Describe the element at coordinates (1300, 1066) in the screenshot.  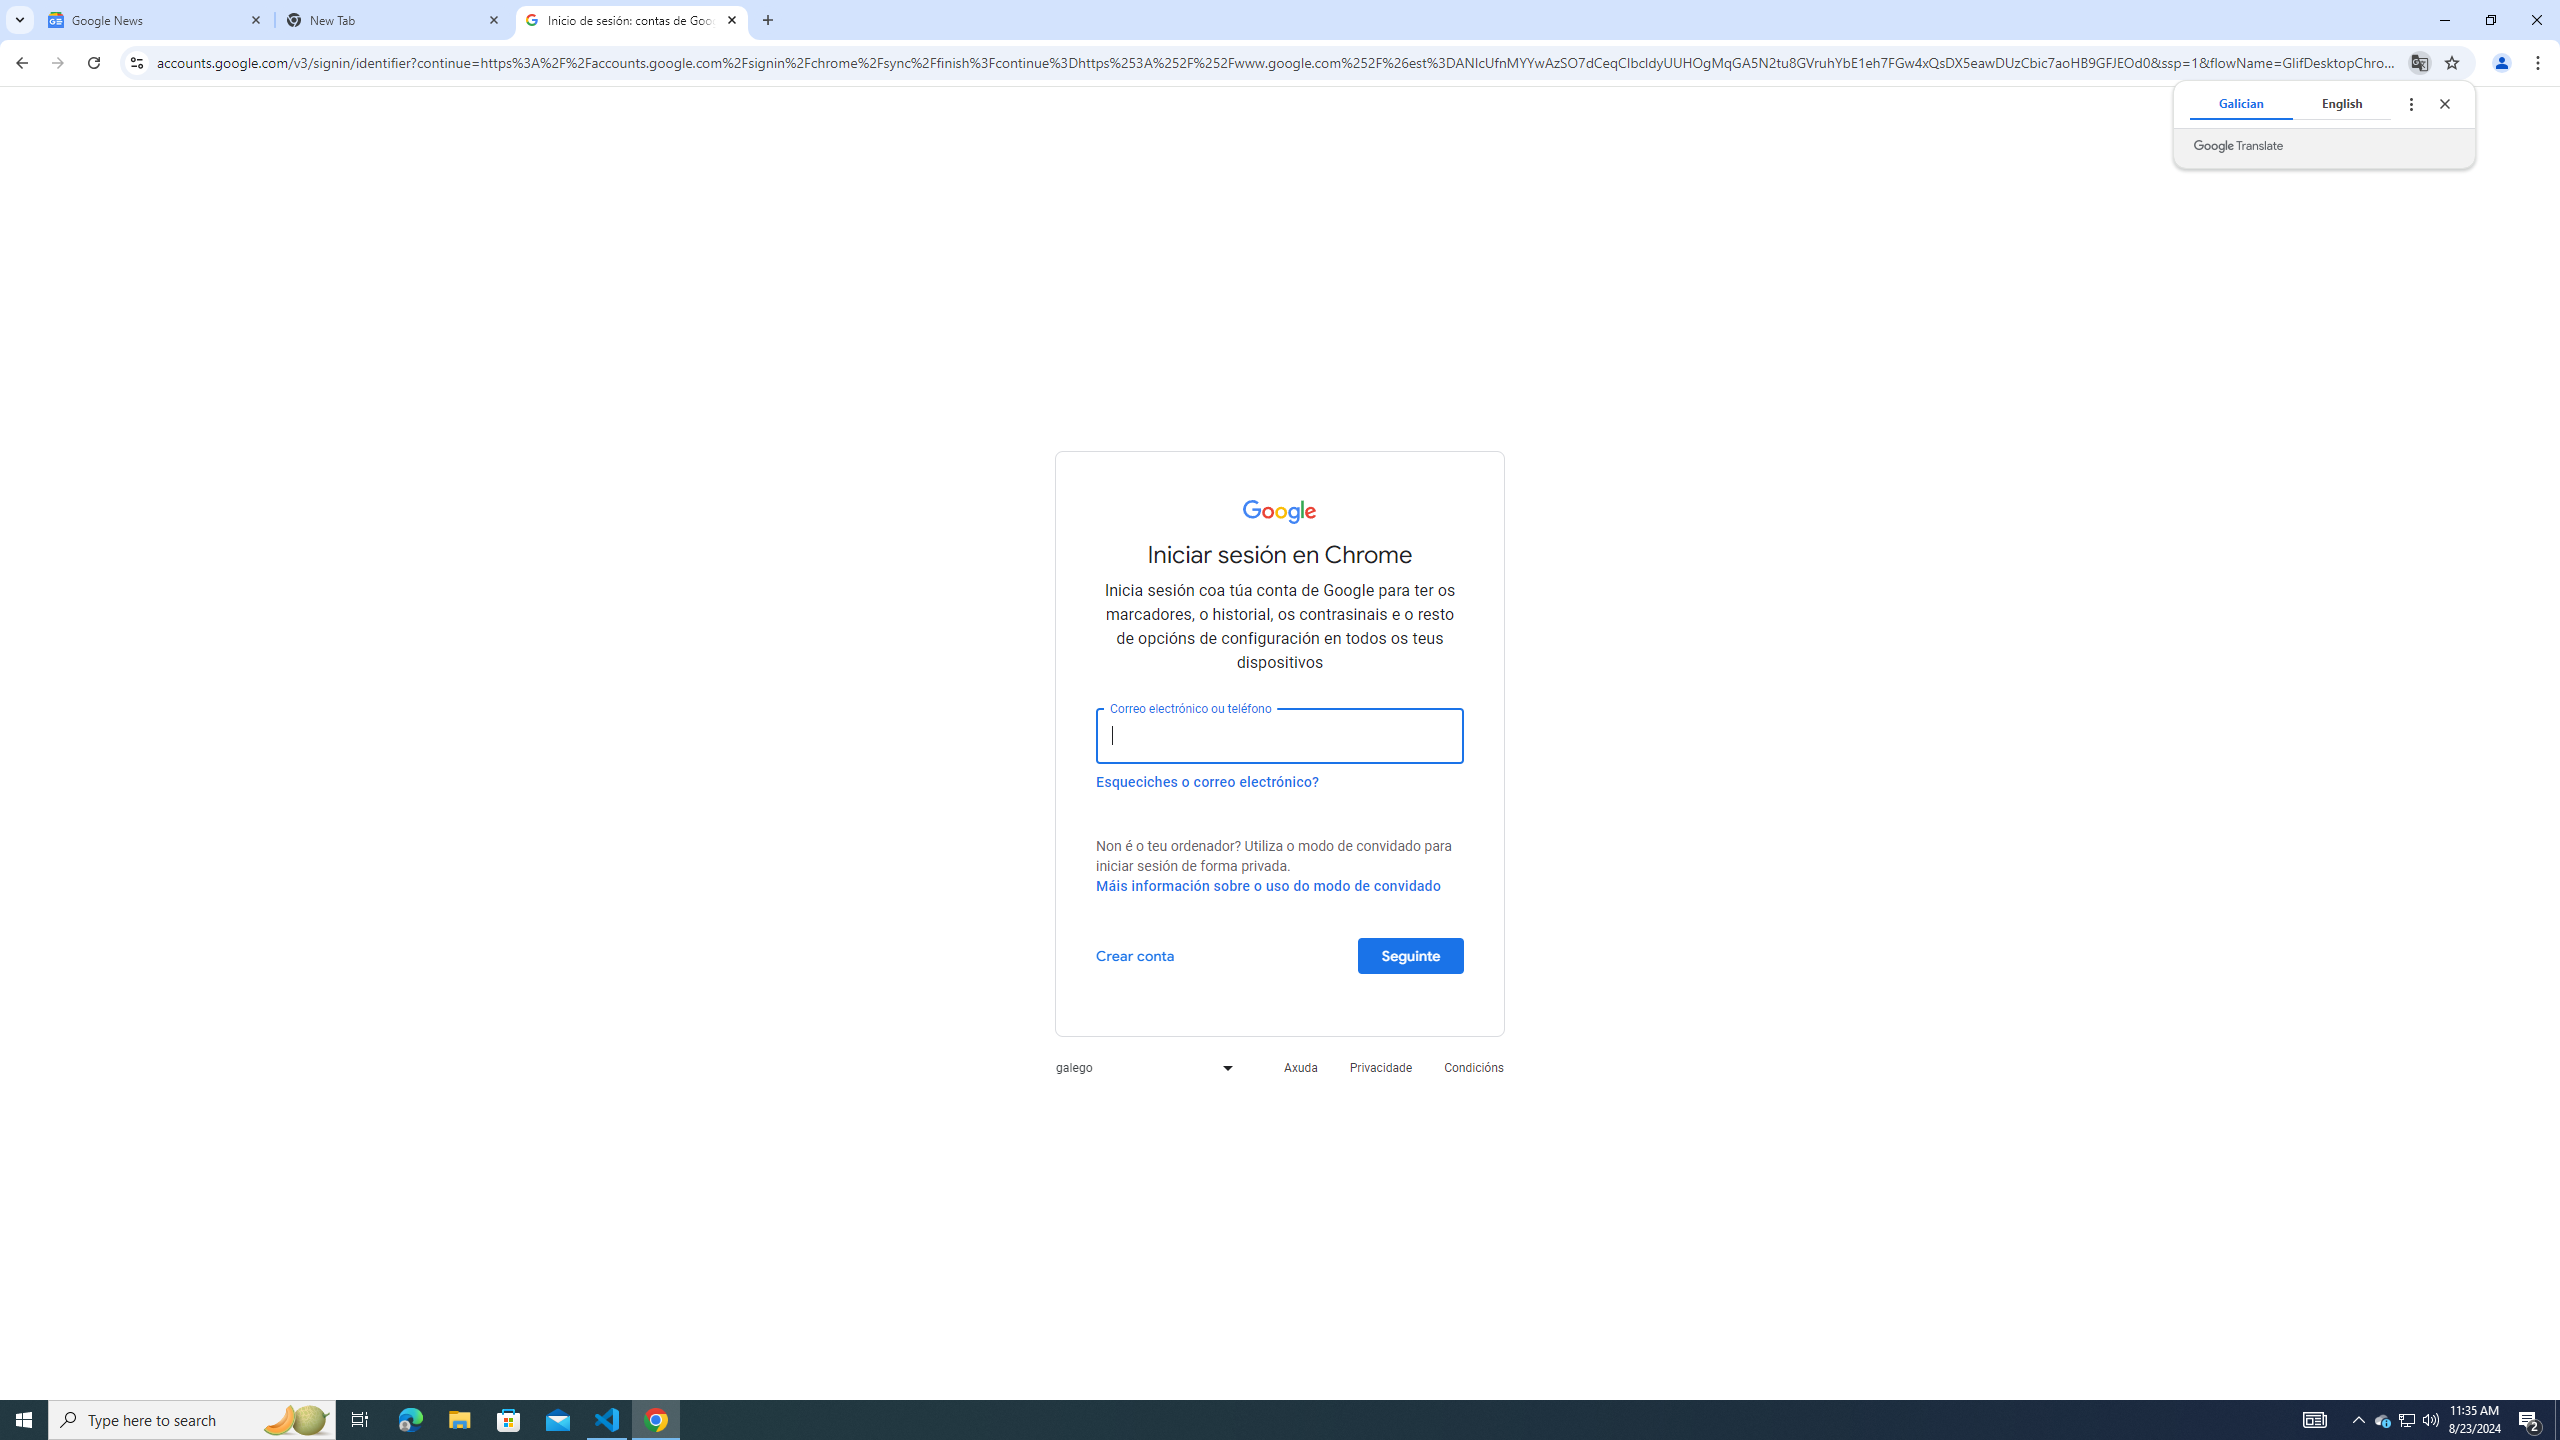
I see `'Axuda'` at that location.